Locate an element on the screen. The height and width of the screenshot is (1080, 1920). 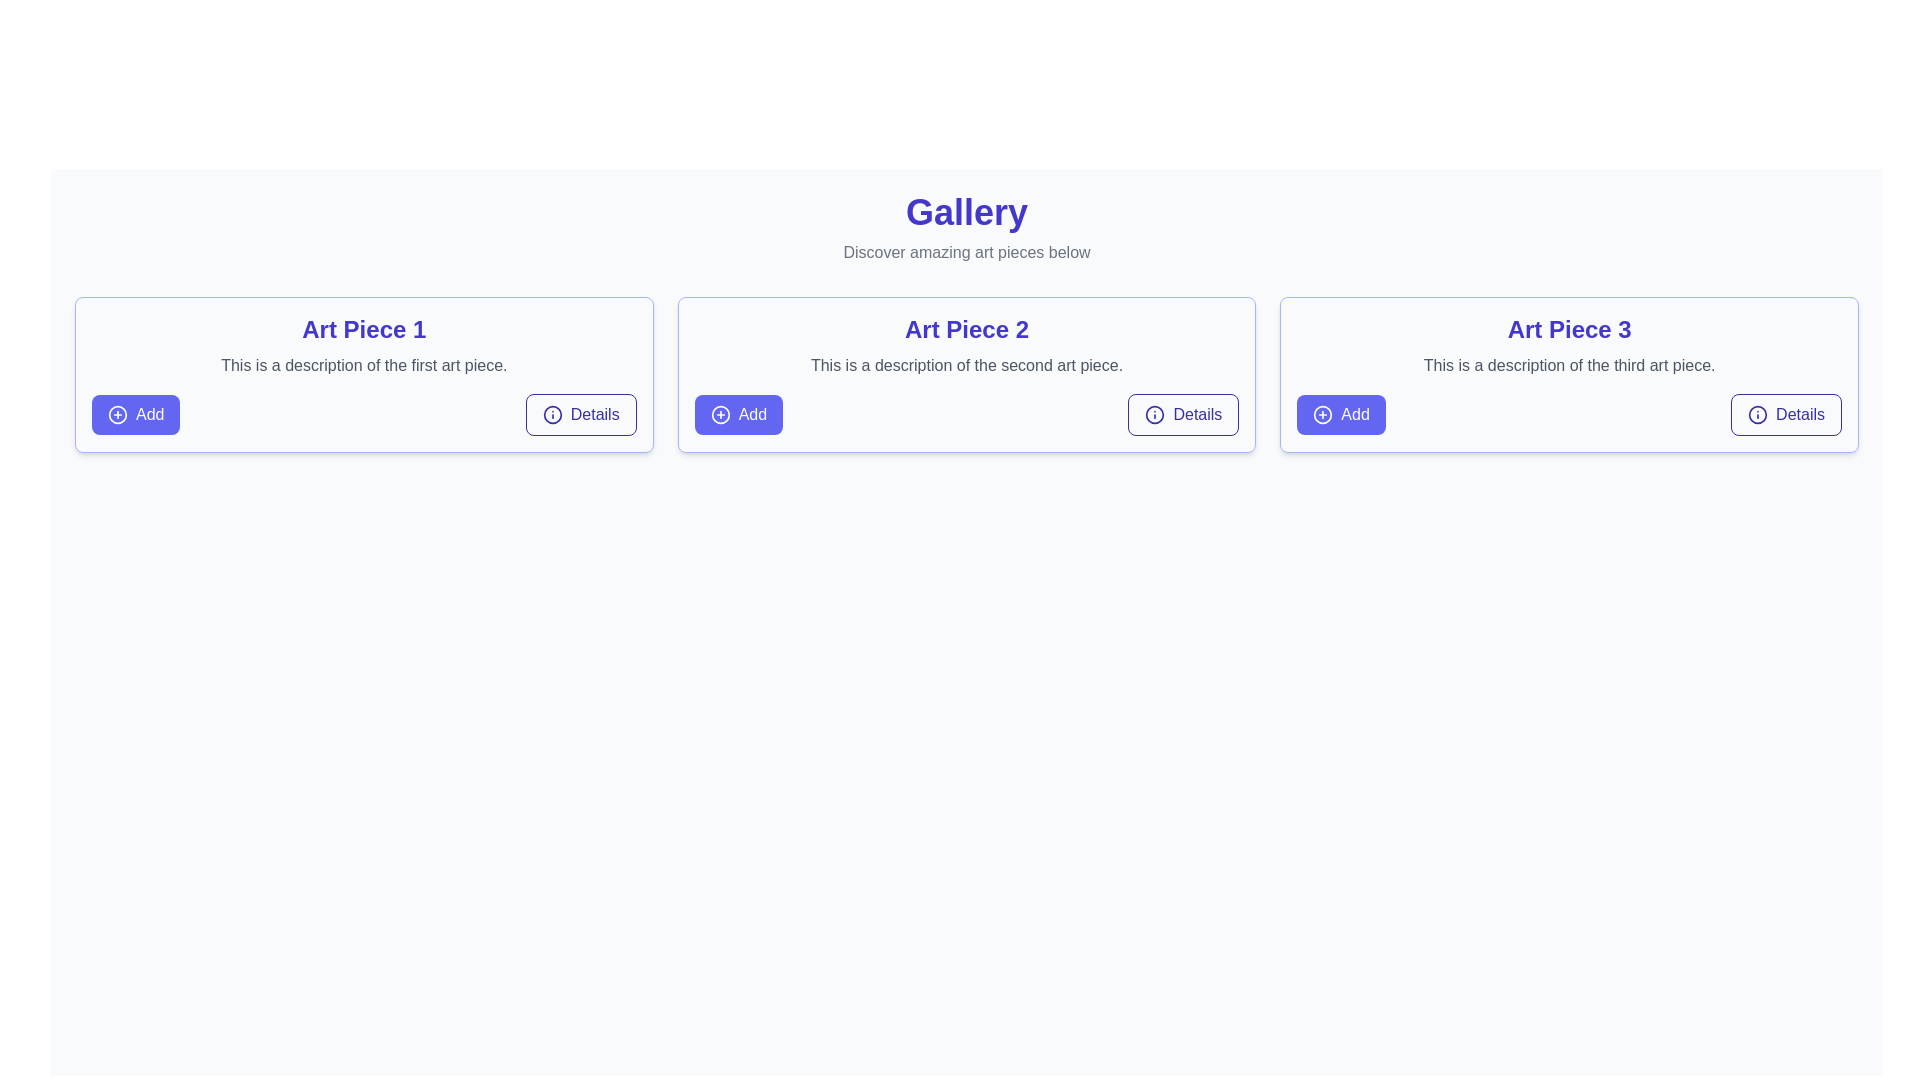
the 'Add' icon located within the left-hand side of the 'Add' button in the card labeled 'Art Piece 2', which is the middle card in a row of three cards is located at coordinates (720, 414).